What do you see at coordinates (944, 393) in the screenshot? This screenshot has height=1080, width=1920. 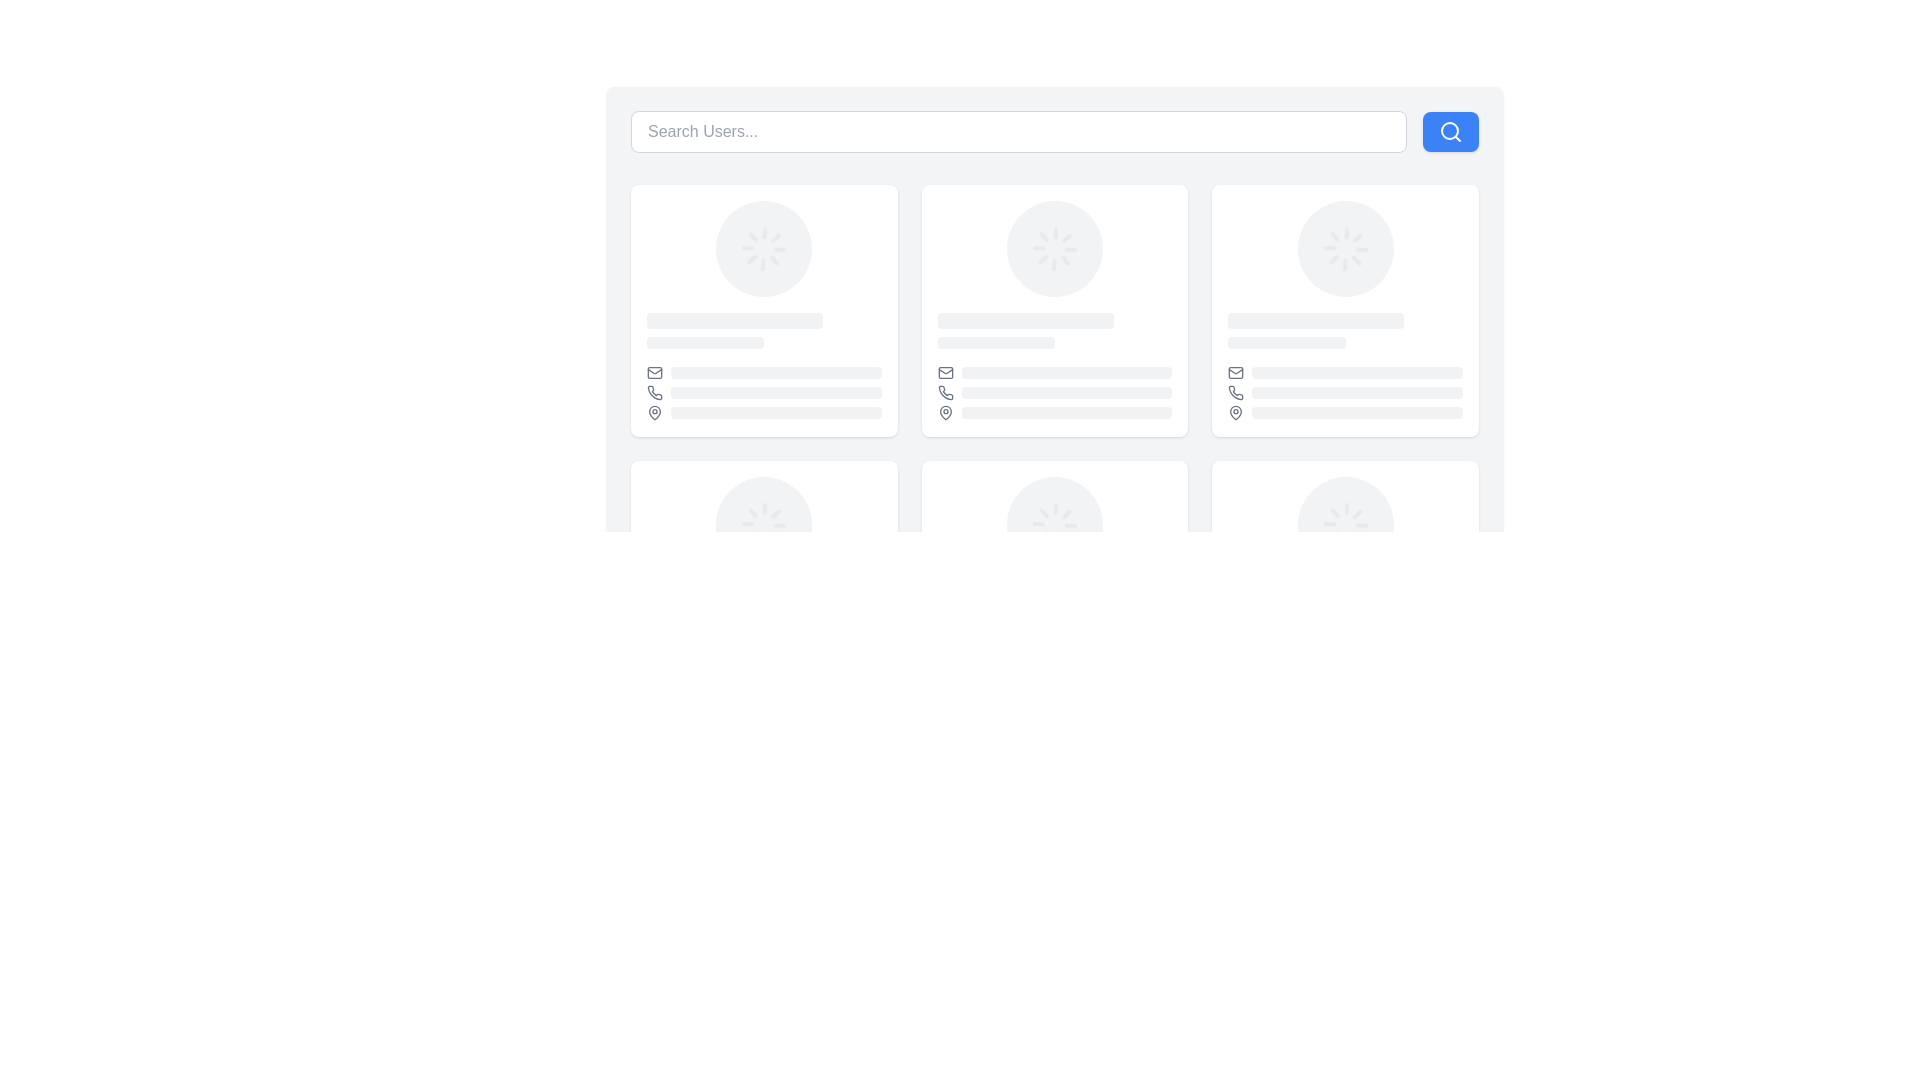 I see `the gray phone icon located in the second card of the contact information section, positioned between the email icon above and the location icon below` at bounding box center [944, 393].